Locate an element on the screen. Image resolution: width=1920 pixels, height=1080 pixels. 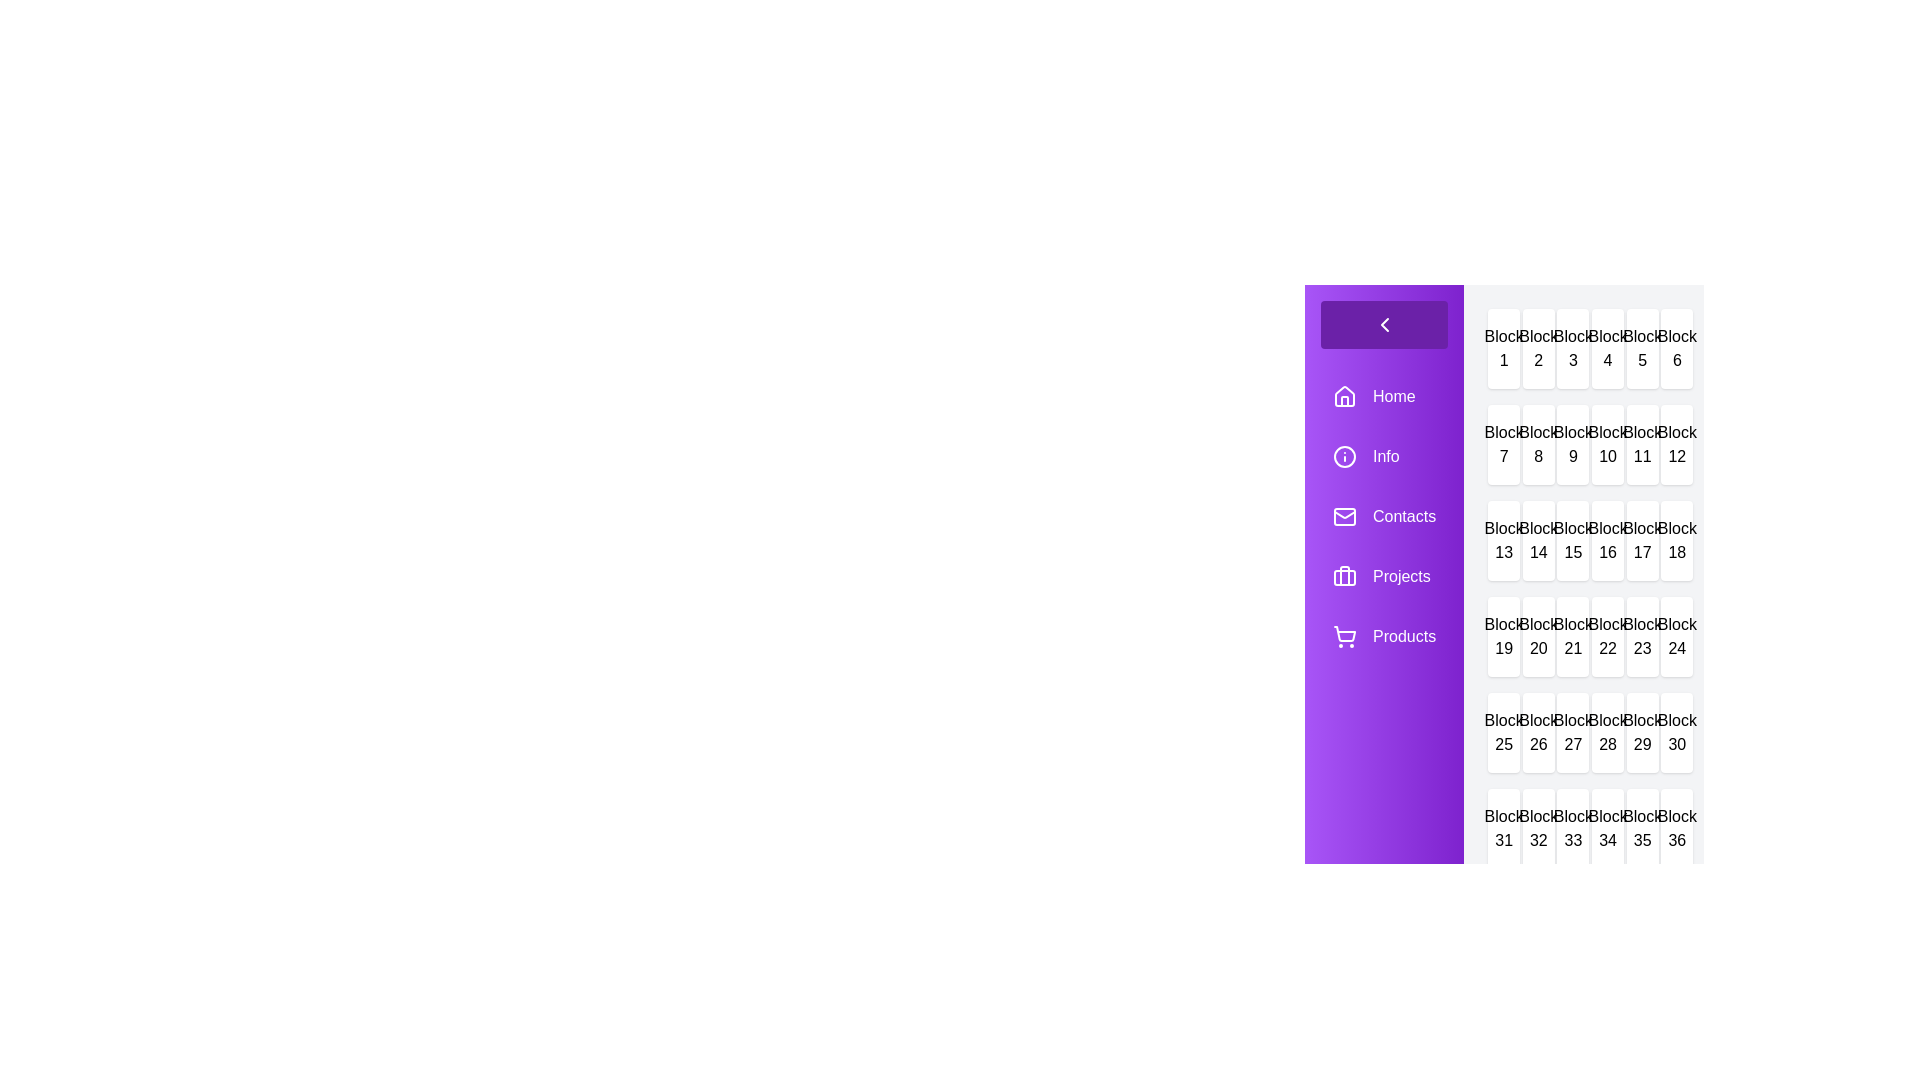
the menu item labeled Contacts is located at coordinates (1383, 515).